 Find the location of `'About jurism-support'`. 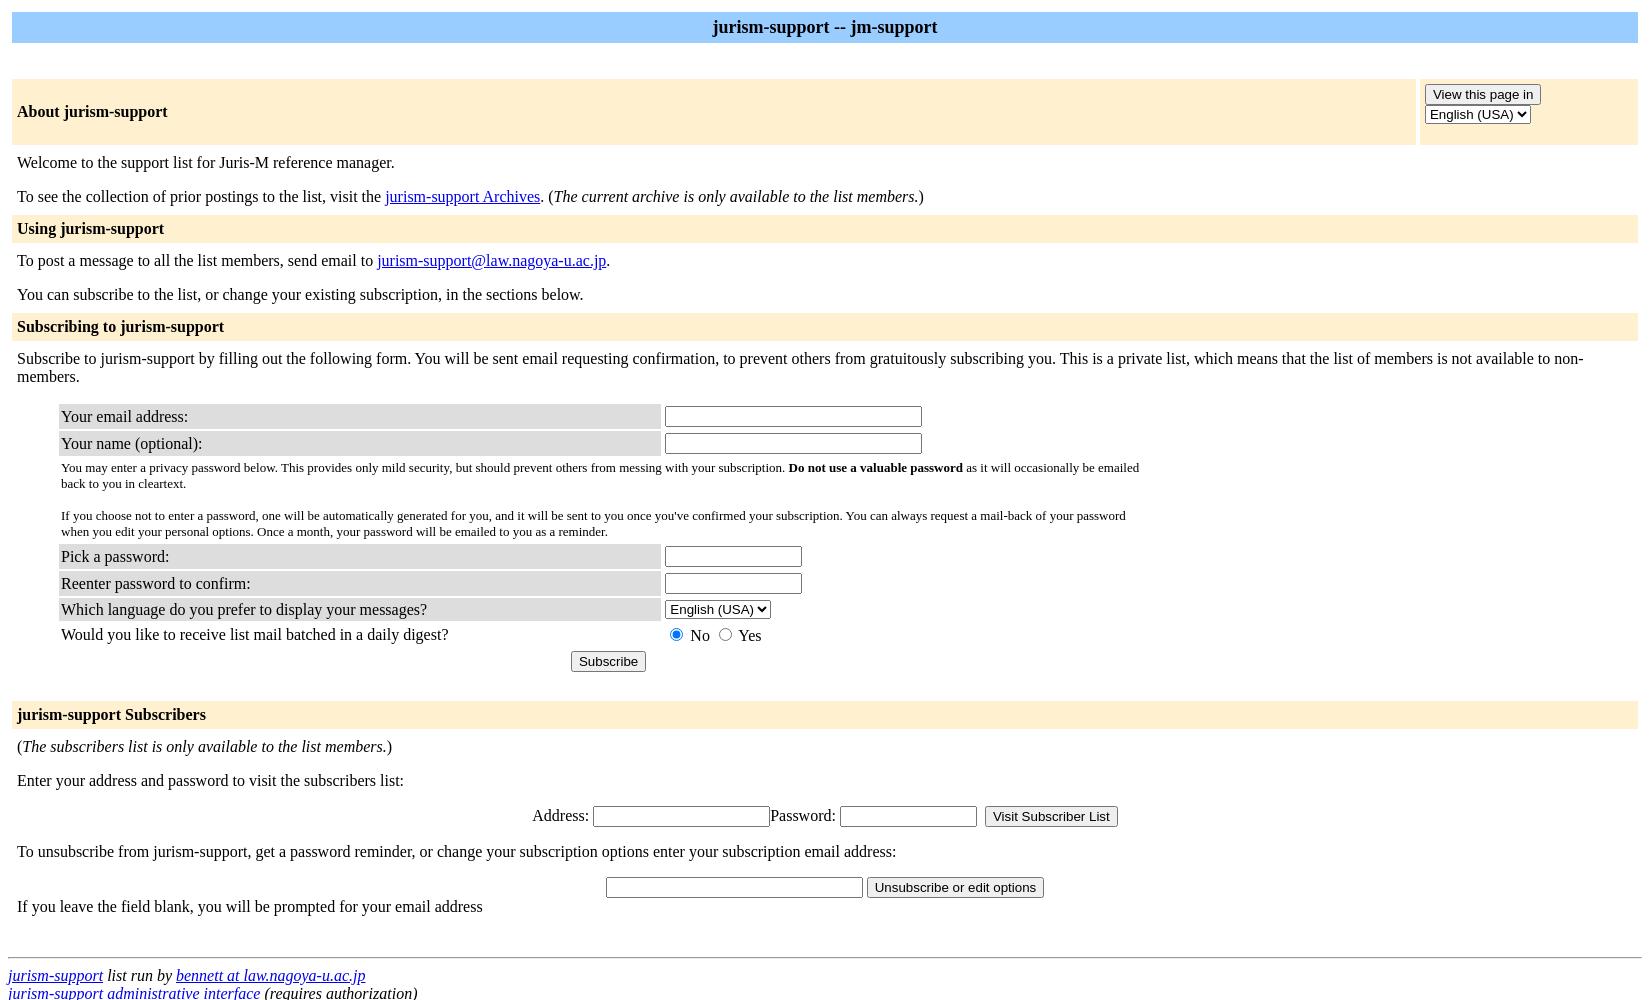

'About jurism-support' is located at coordinates (92, 110).